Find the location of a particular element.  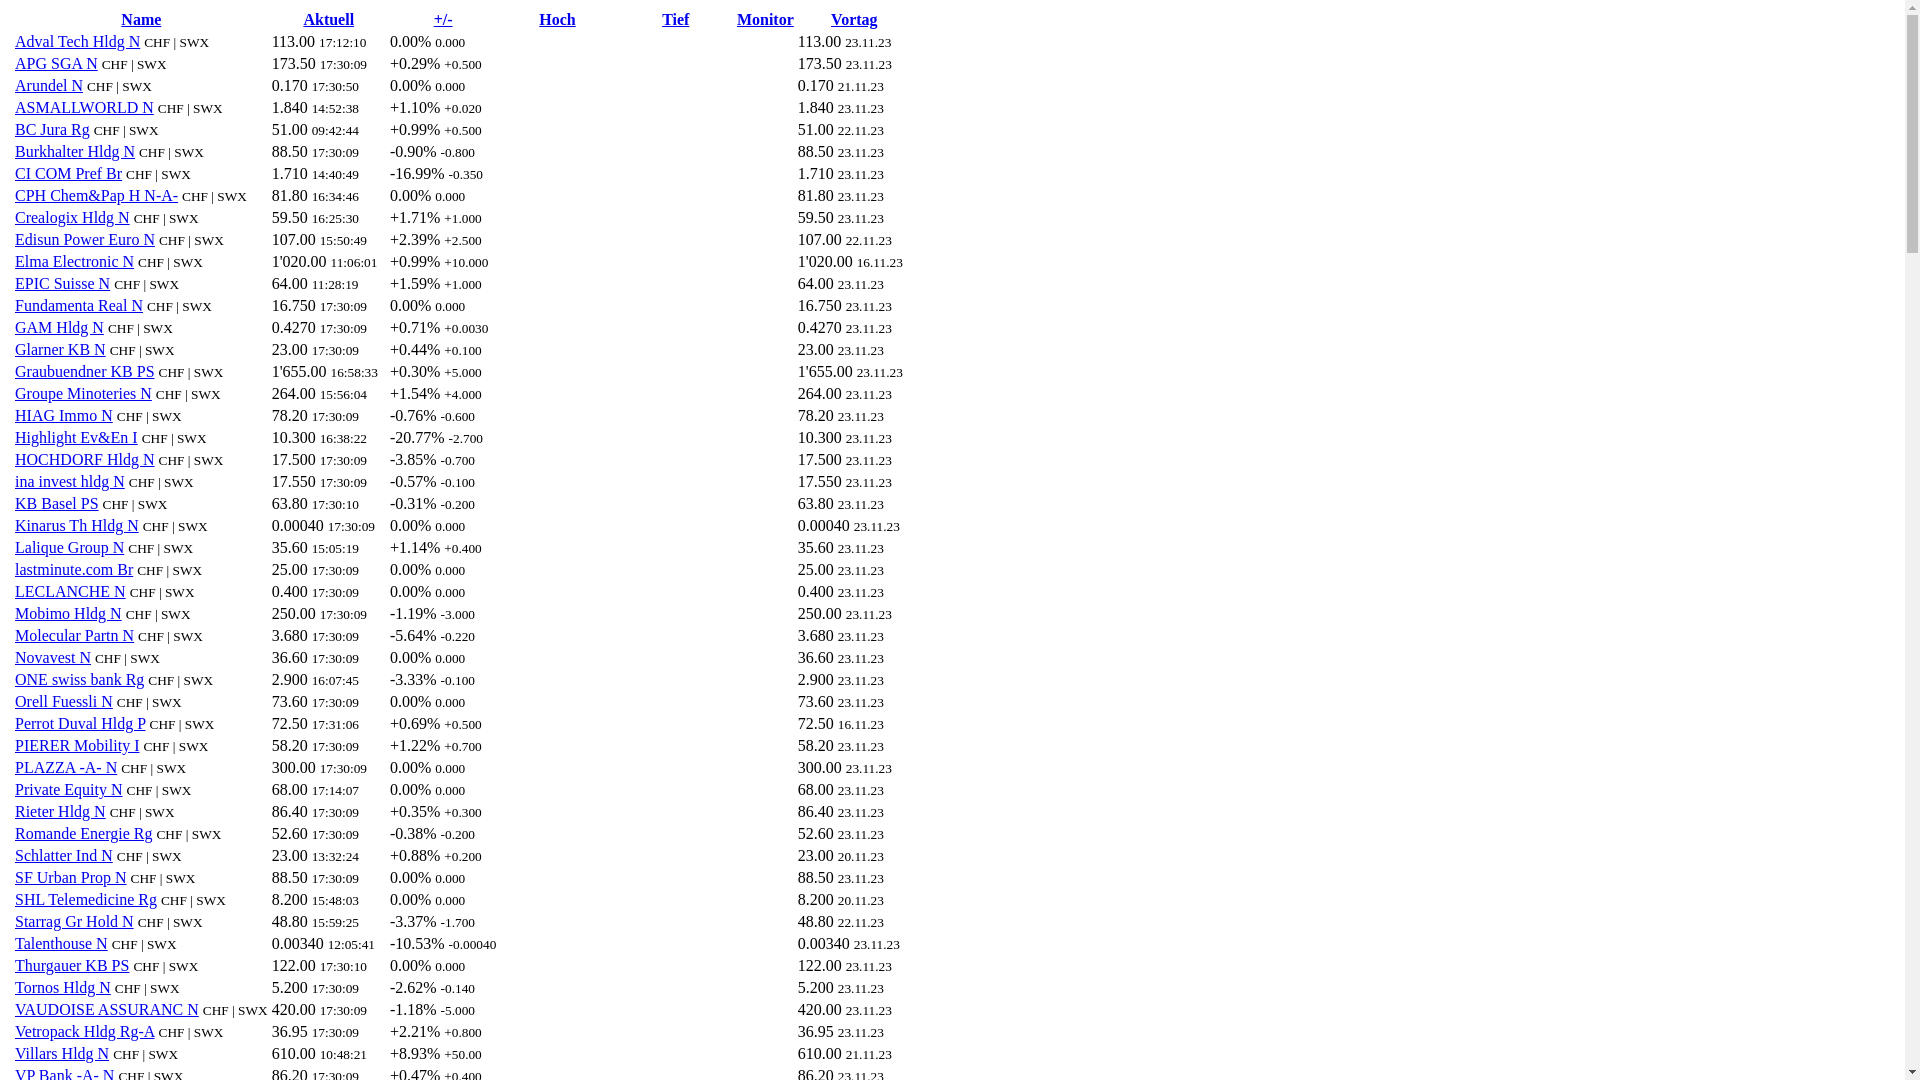

'APG SGA N' is located at coordinates (56, 62).